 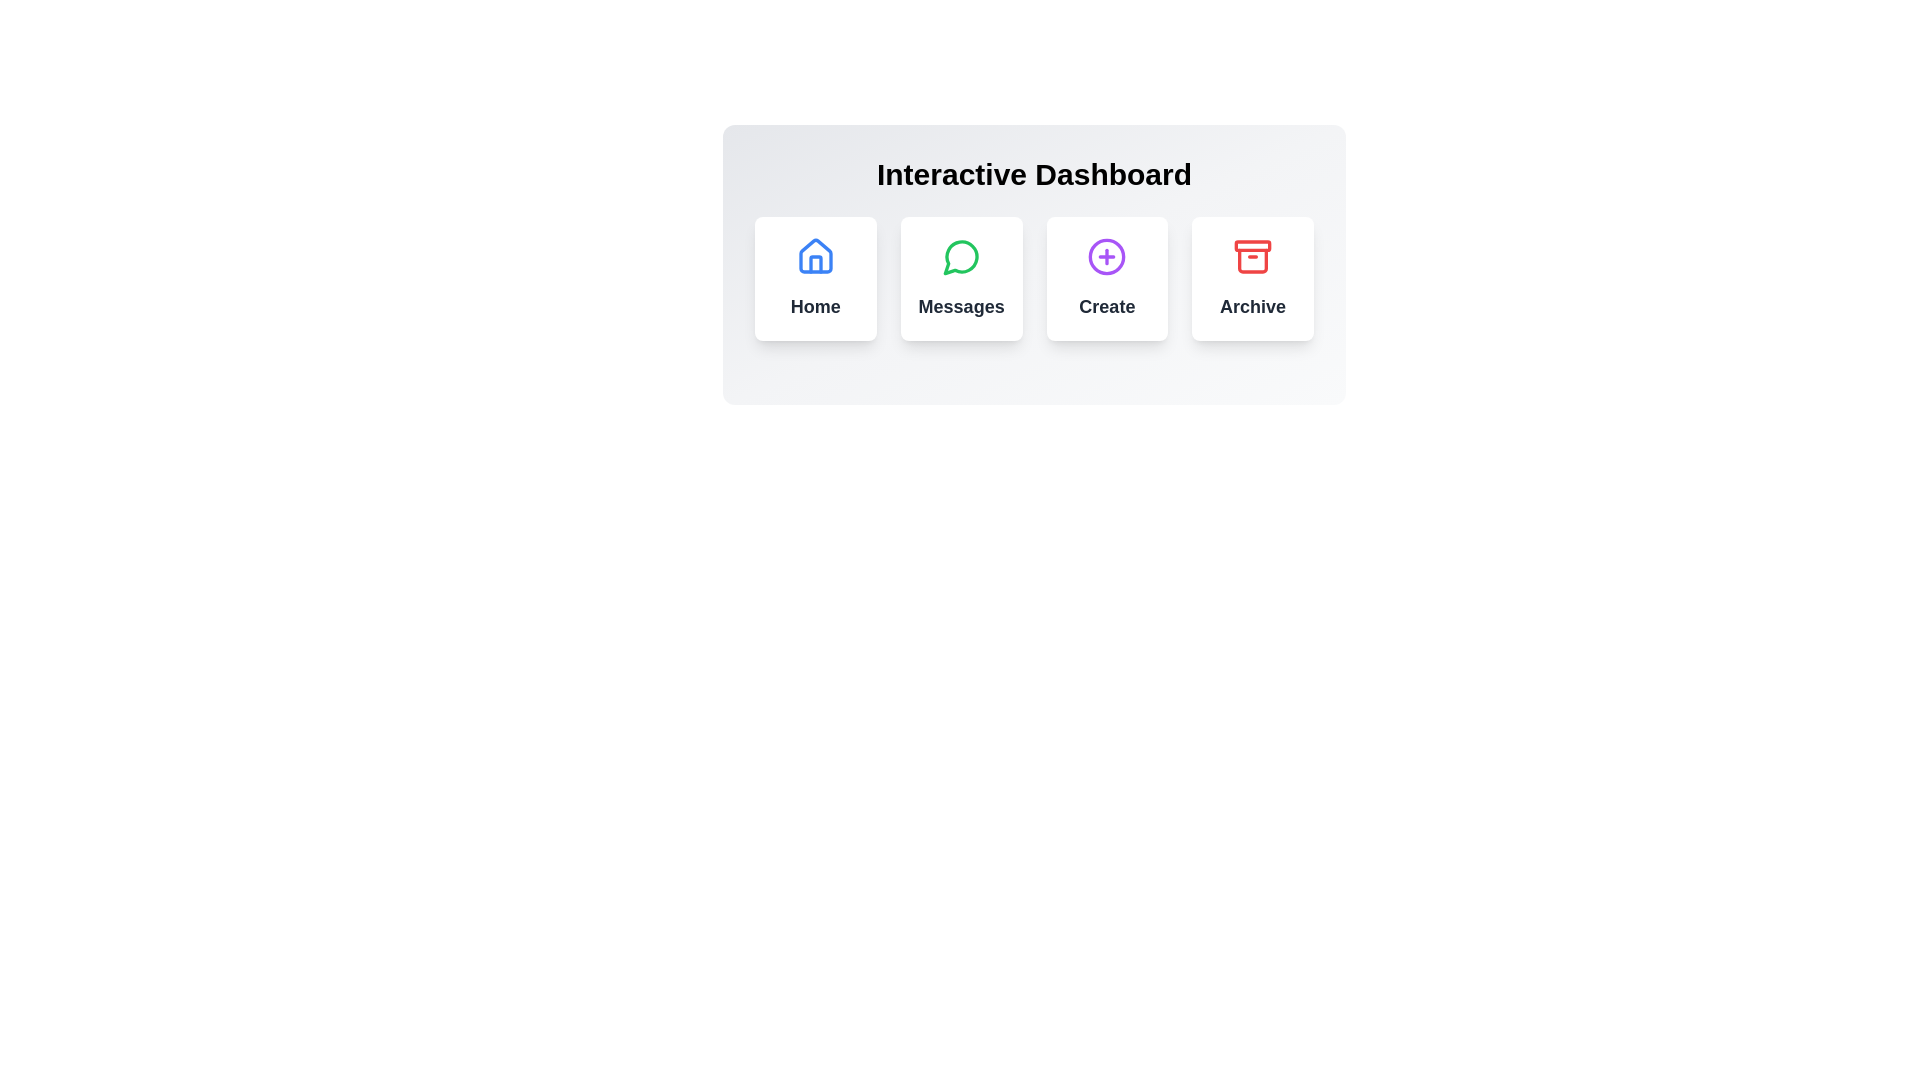 What do you see at coordinates (1252, 307) in the screenshot?
I see `the 'Archive' text label, which is styled with a larger font size and bold weight, located below the corresponding box icon in the bottom-right corner of the dashboard, among other options like 'Home', 'Messages', and 'Create'` at bounding box center [1252, 307].